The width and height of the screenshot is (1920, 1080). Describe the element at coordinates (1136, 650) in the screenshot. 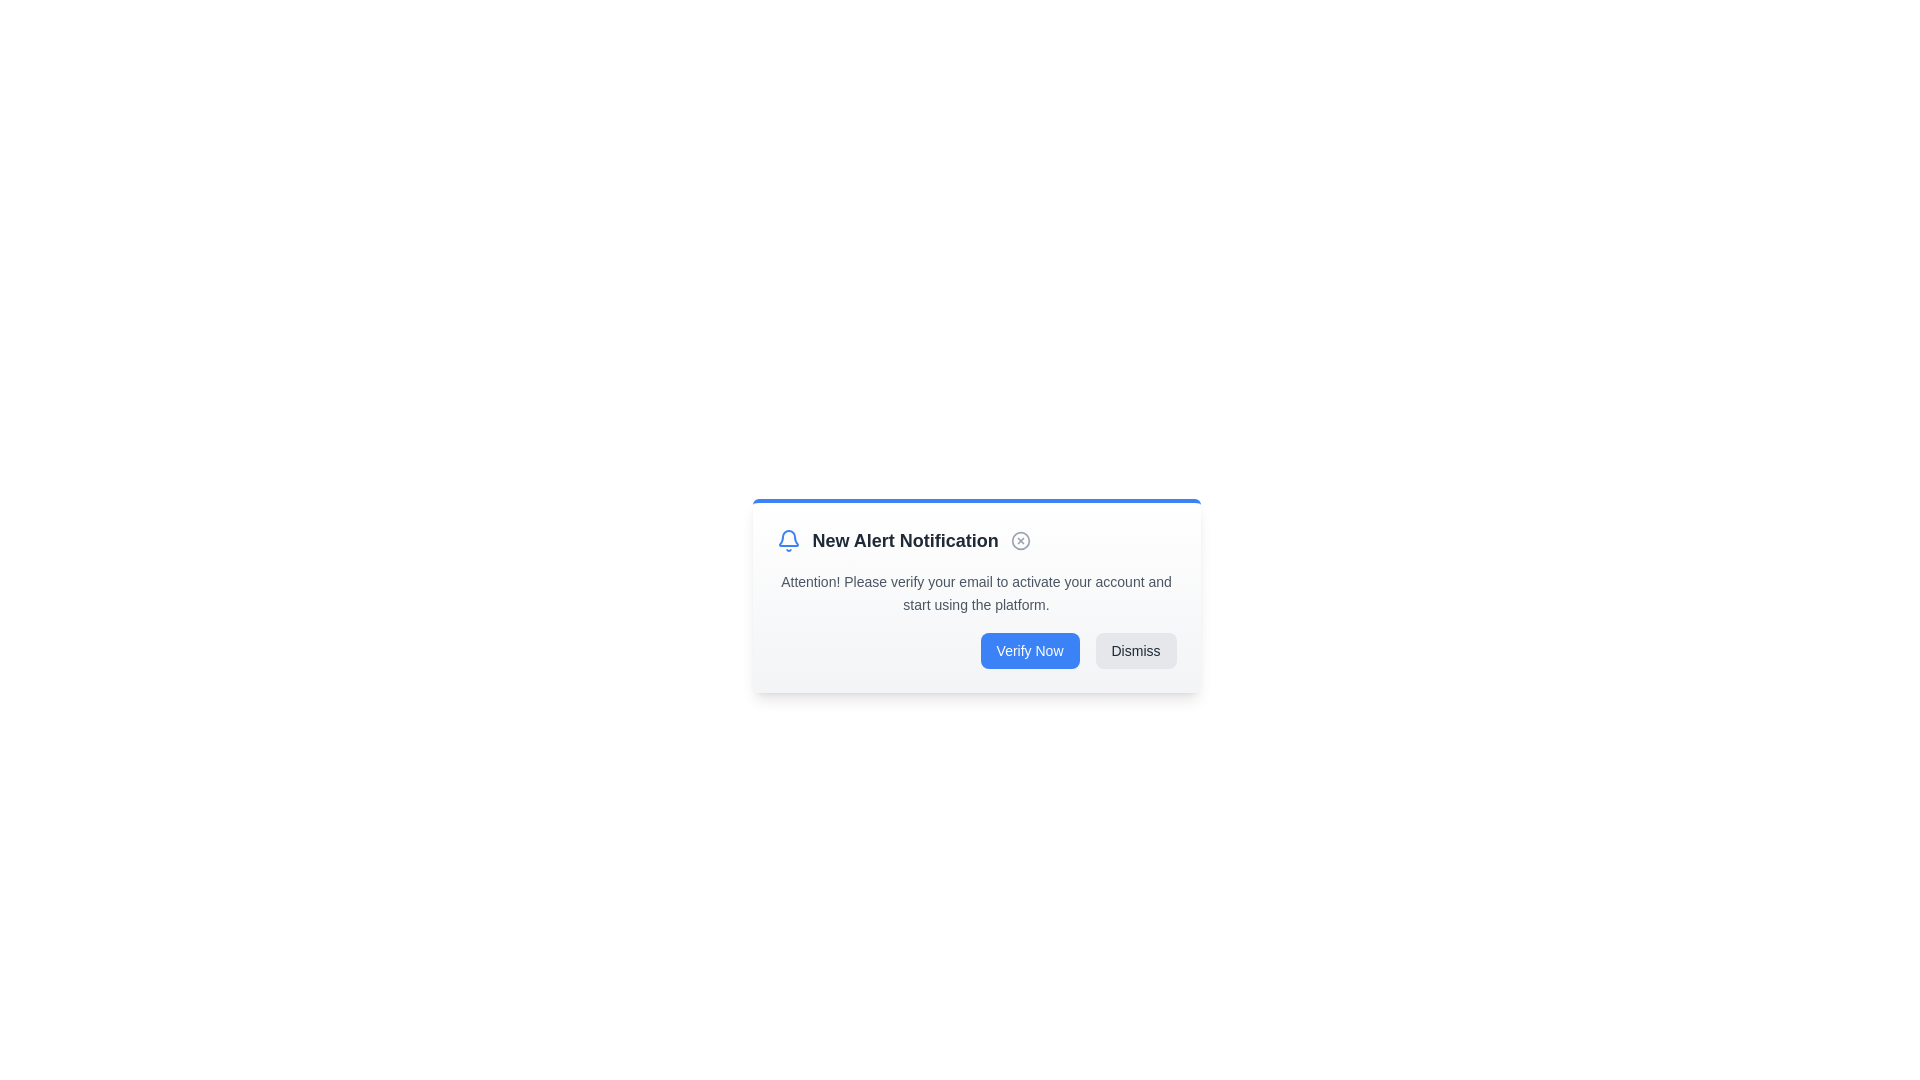

I see `the 'Dismiss' button, which is a rectangular button with a light gray background and dark gray text, located in the bottom-right corner of the modal` at that location.